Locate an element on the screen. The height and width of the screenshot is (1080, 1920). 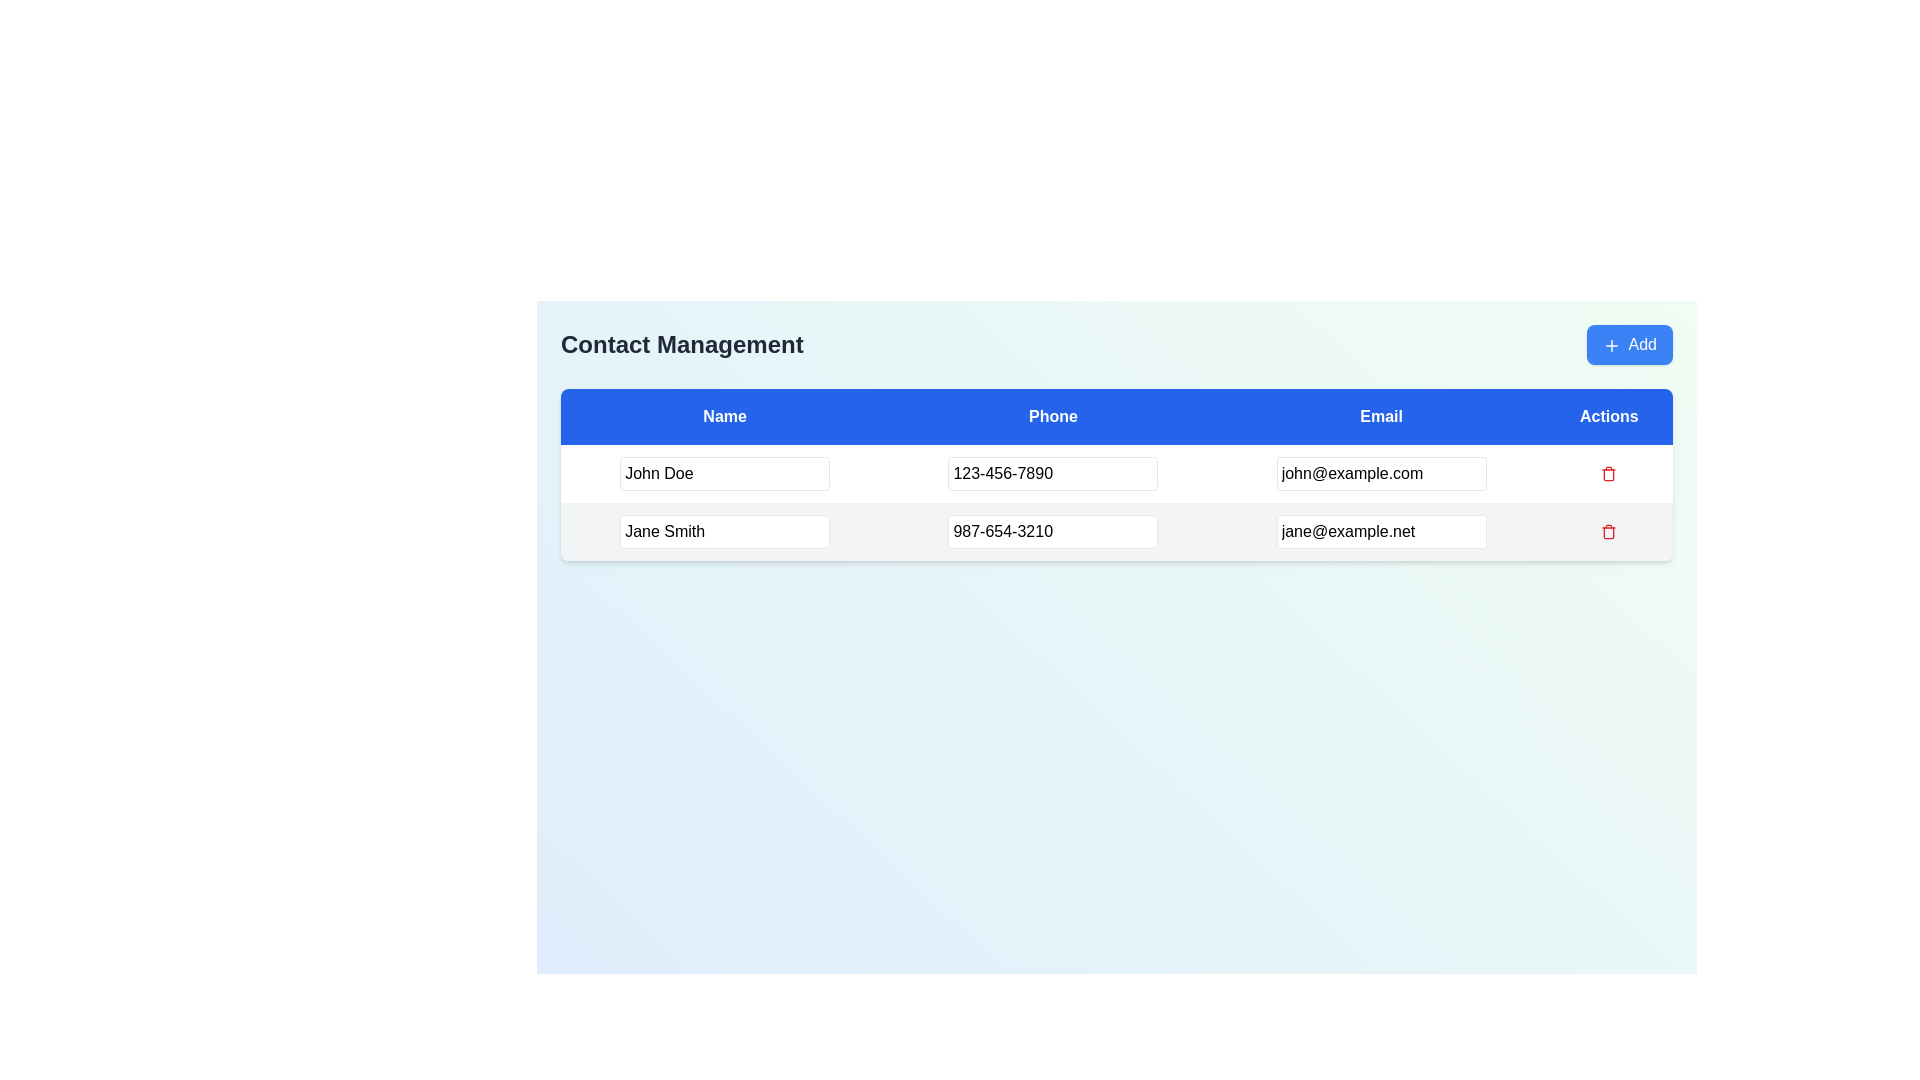
the text input field labeled with the placeholder 'Enter Email', which currently contains the value 'jane@example.net' is located at coordinates (1380, 531).